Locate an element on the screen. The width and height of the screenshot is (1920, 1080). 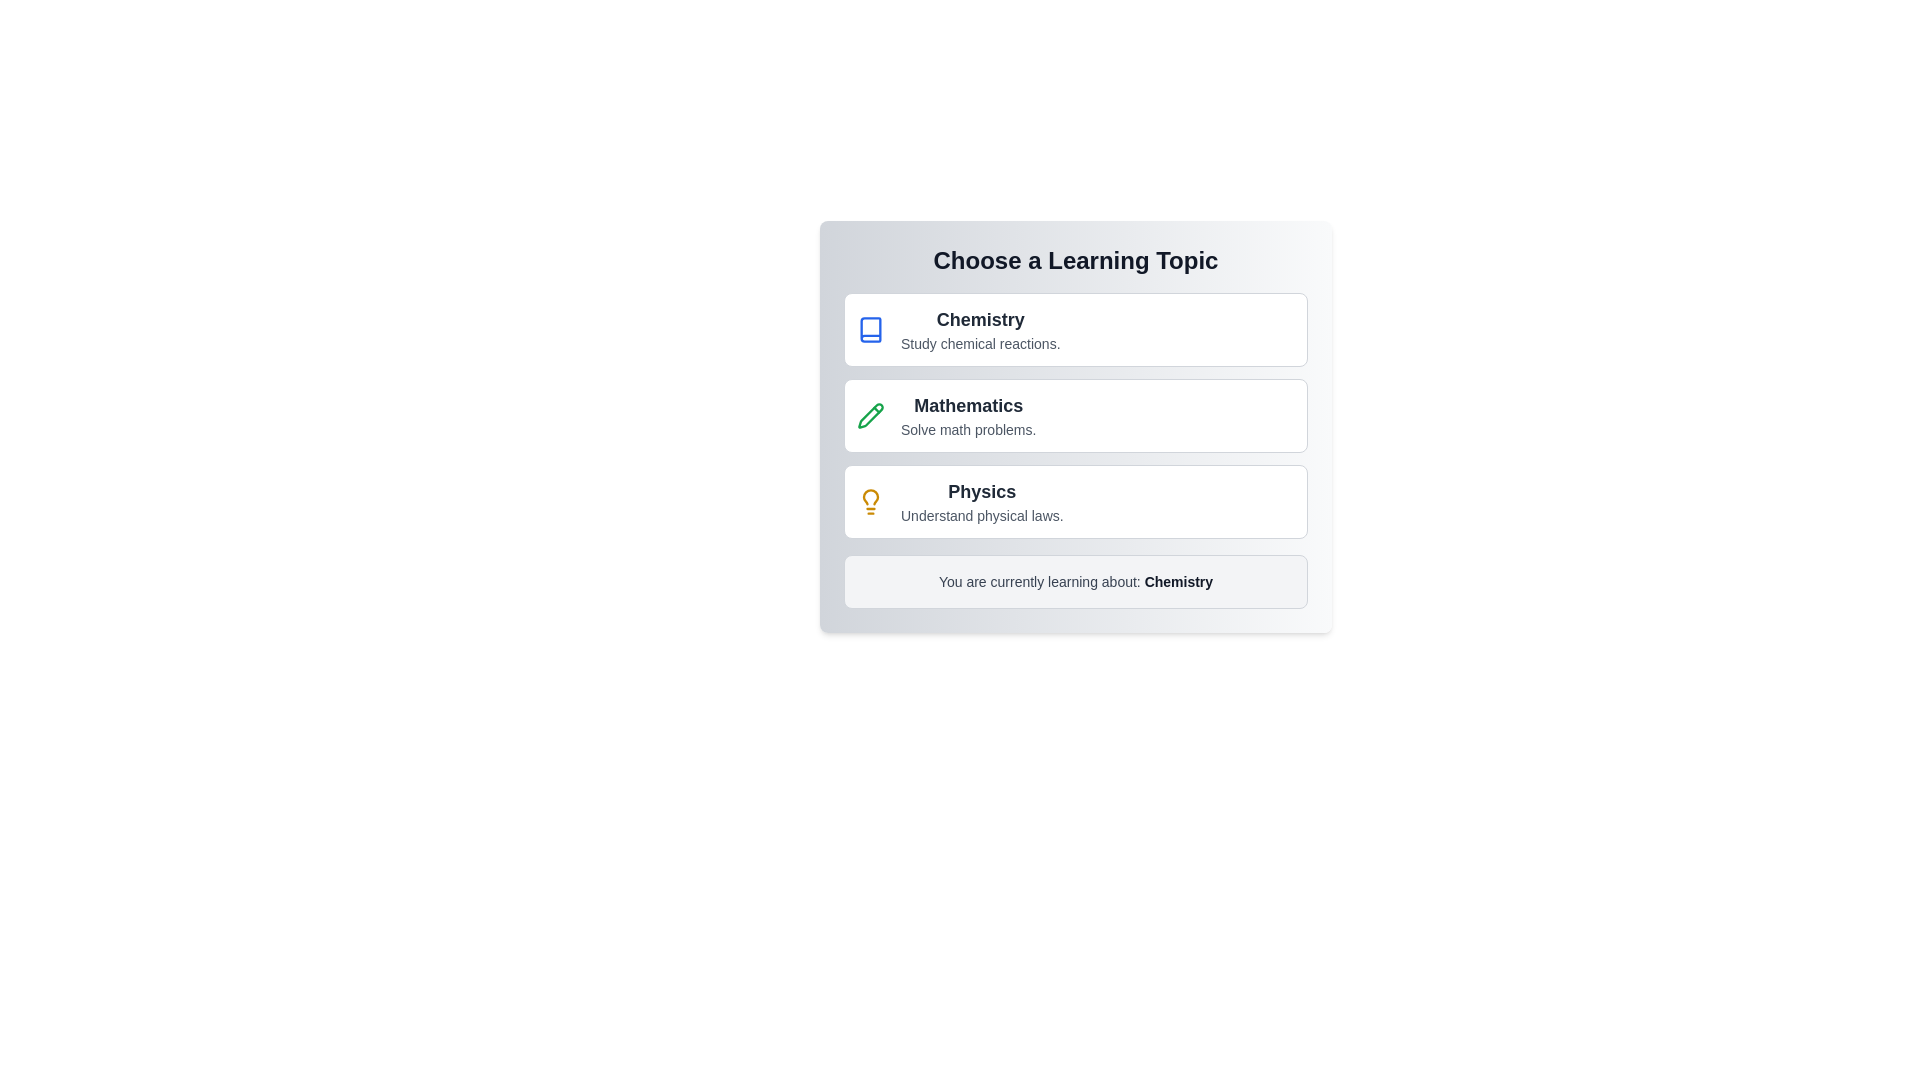
the 'Mathematics' text block, which is the second option in the list of learning topics is located at coordinates (968, 415).